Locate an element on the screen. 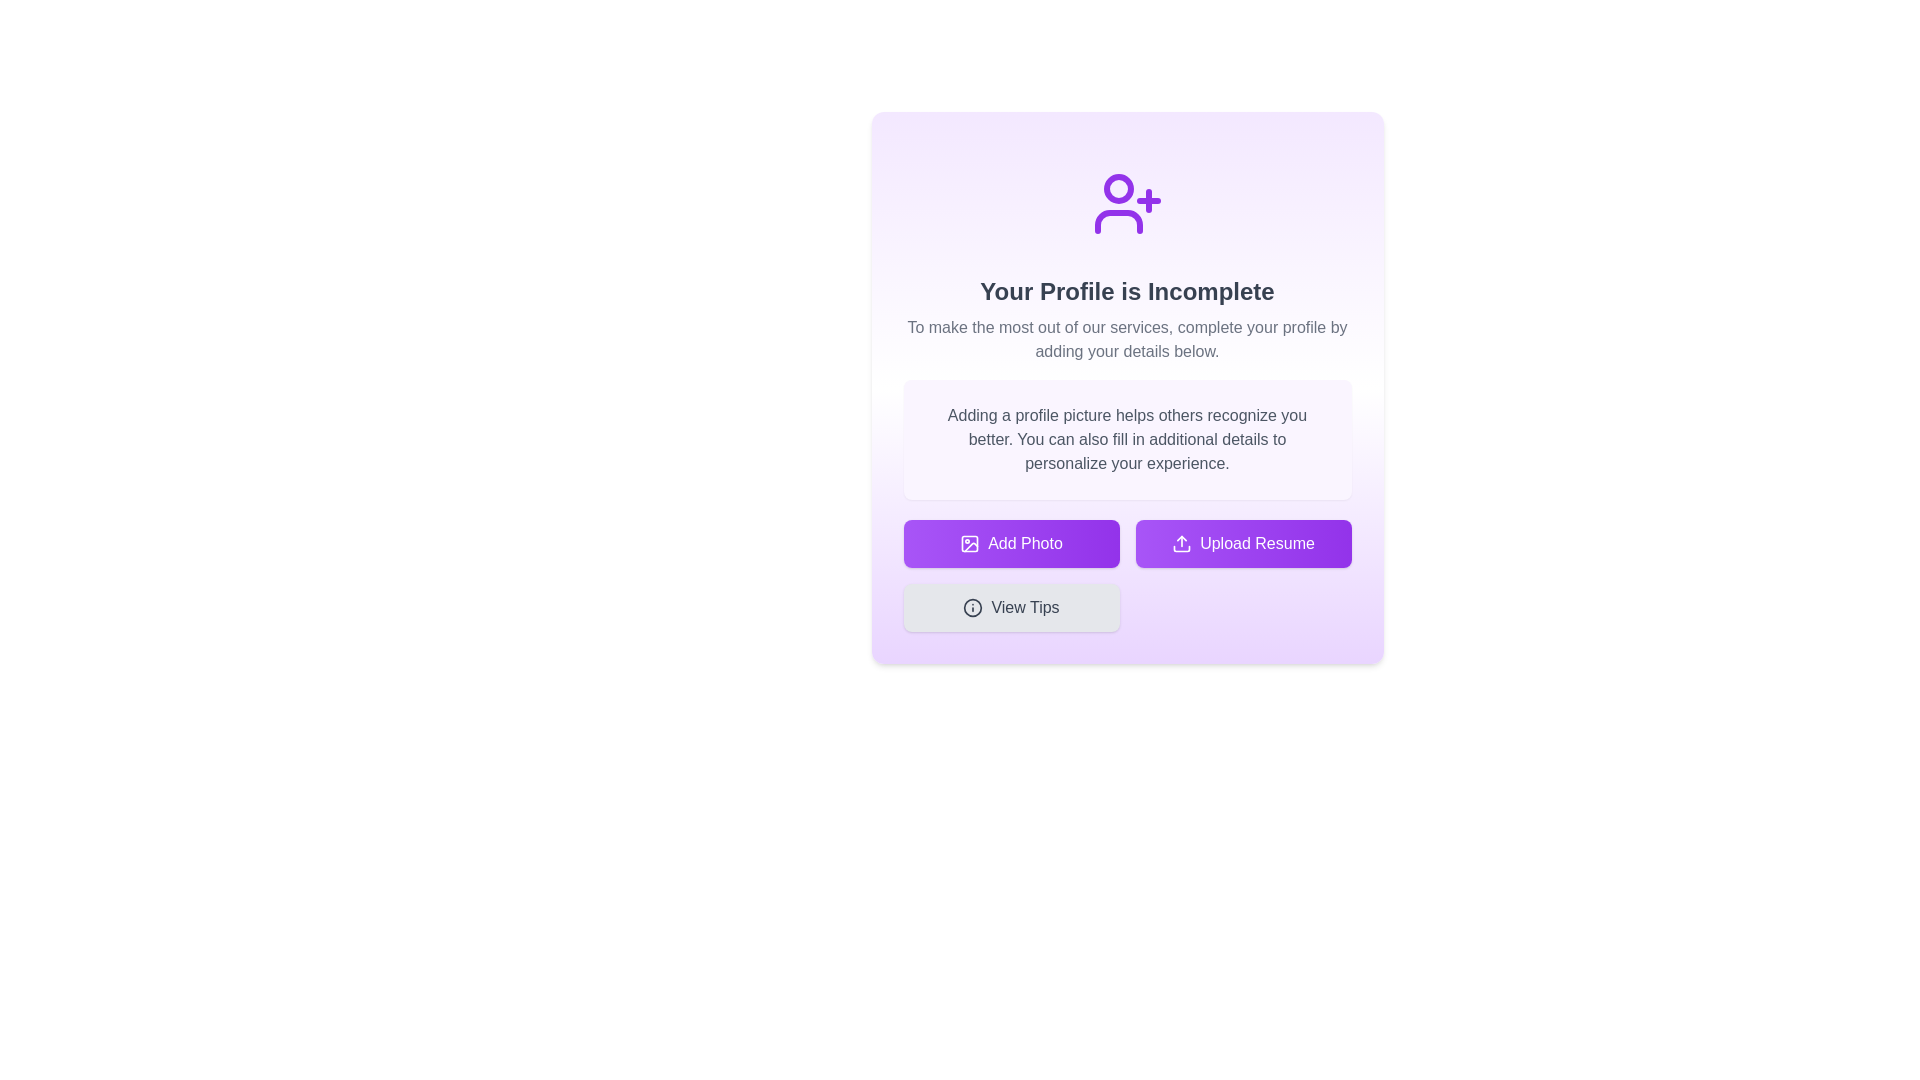  the icon located to the left of the 'View Tips' text within the button in the bottom section of the styled card is located at coordinates (973, 607).